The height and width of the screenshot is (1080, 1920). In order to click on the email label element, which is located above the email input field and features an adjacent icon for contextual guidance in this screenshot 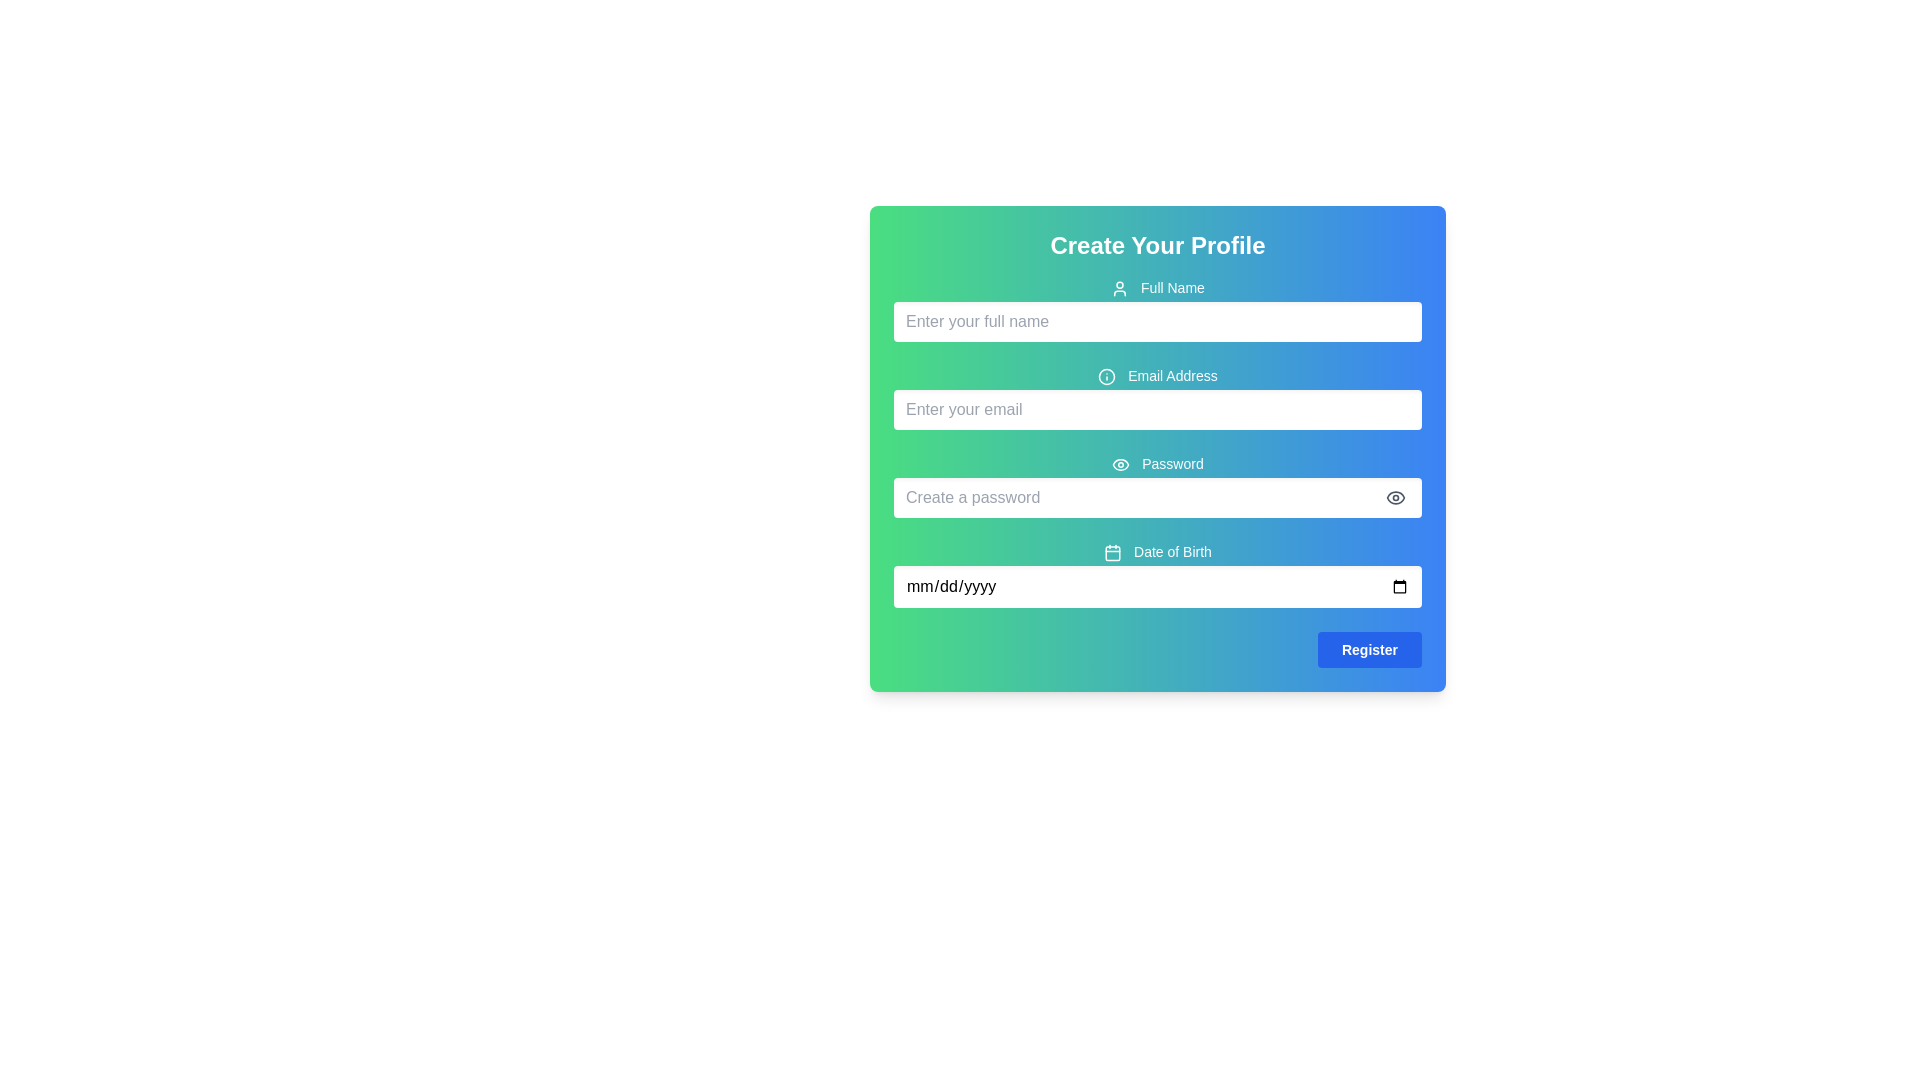, I will do `click(1157, 375)`.